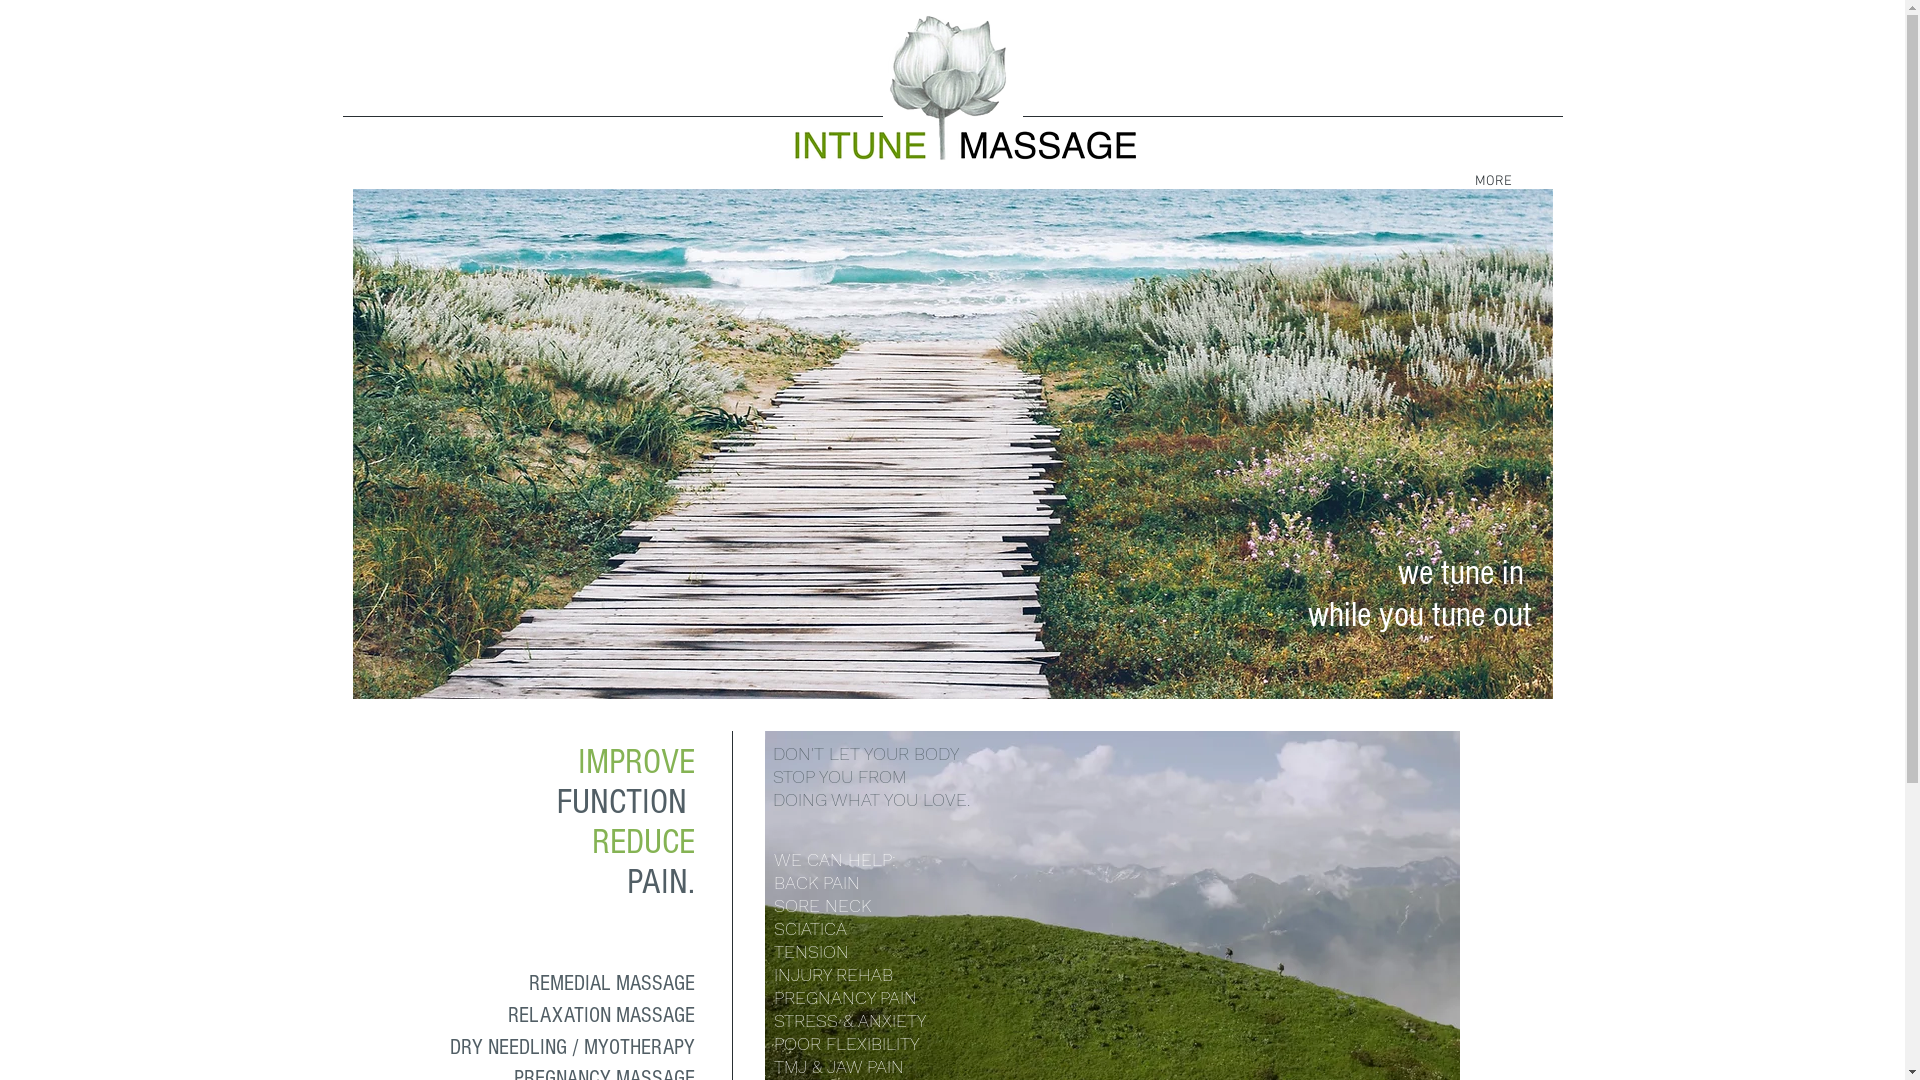  Describe the element at coordinates (843, 1065) in the screenshot. I see `'JAW'` at that location.